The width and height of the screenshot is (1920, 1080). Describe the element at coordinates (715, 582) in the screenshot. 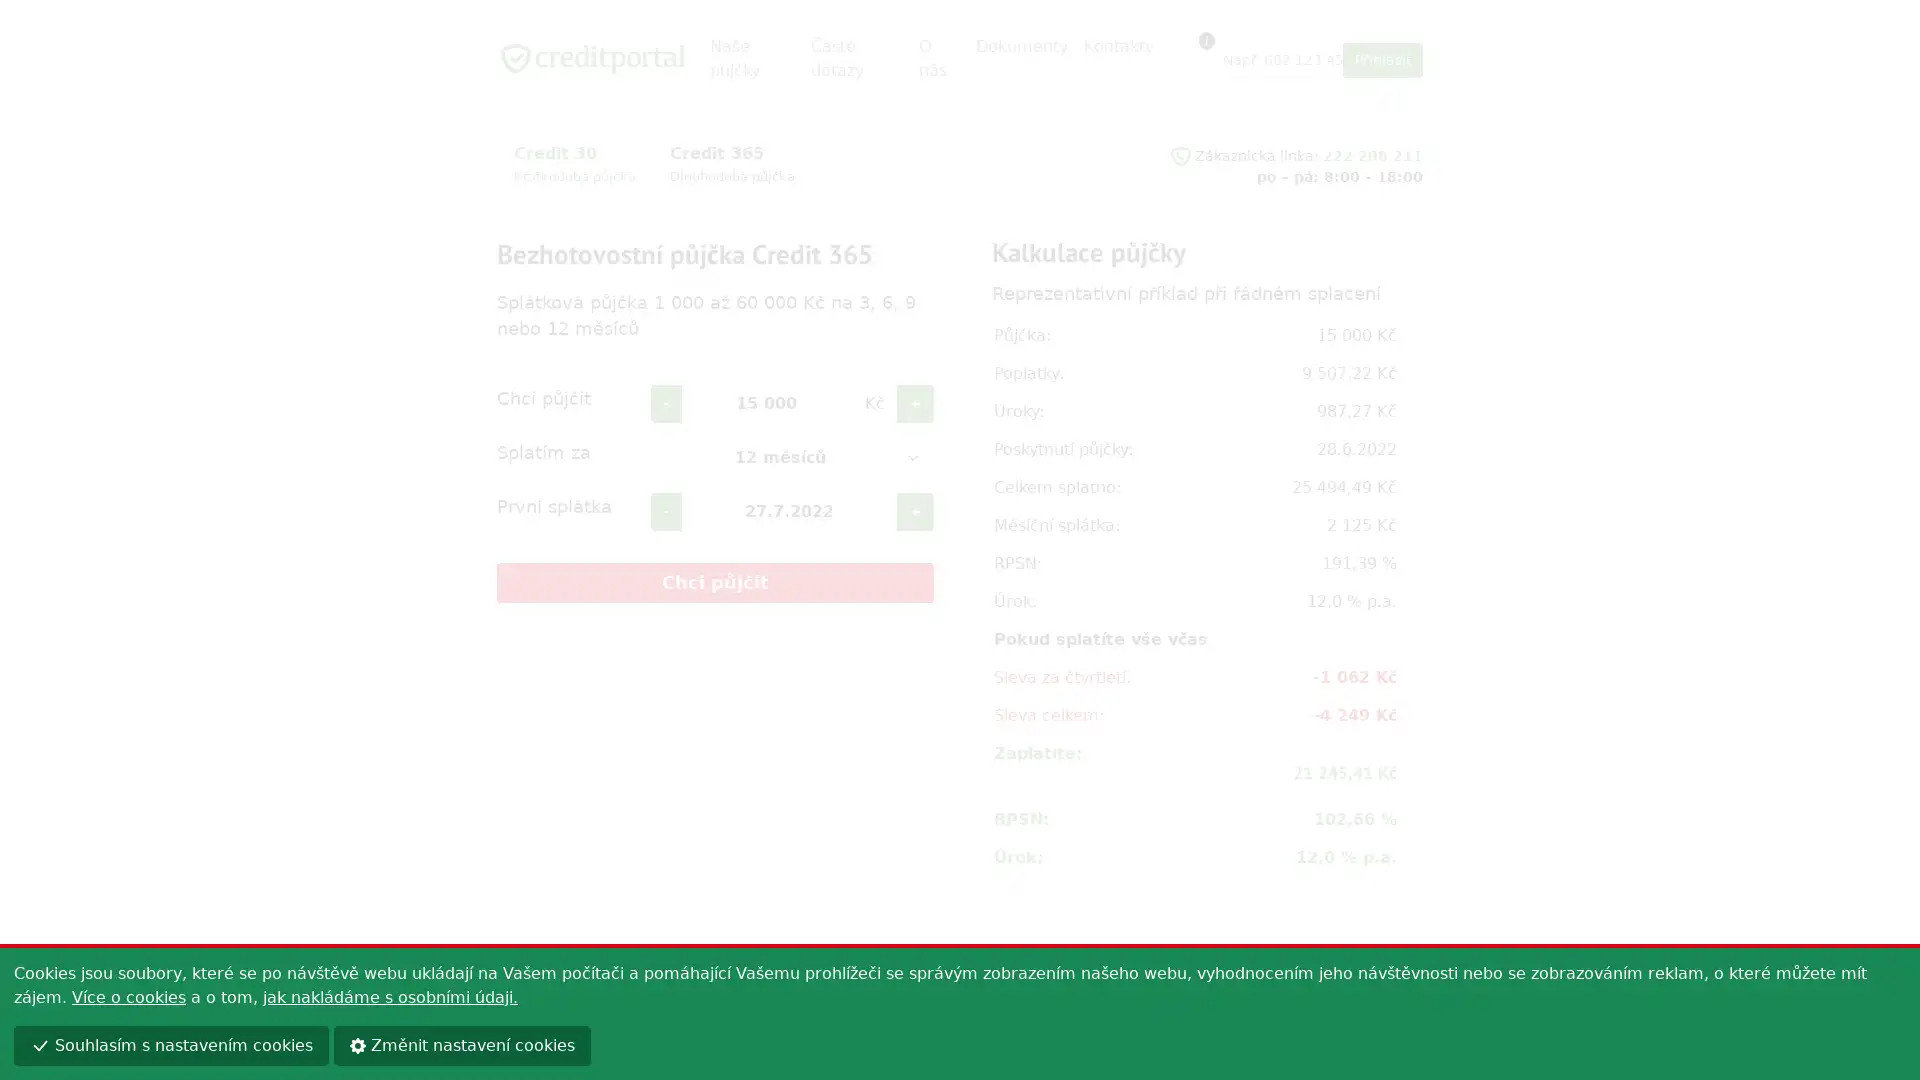

I see `Chci pujcit` at that location.